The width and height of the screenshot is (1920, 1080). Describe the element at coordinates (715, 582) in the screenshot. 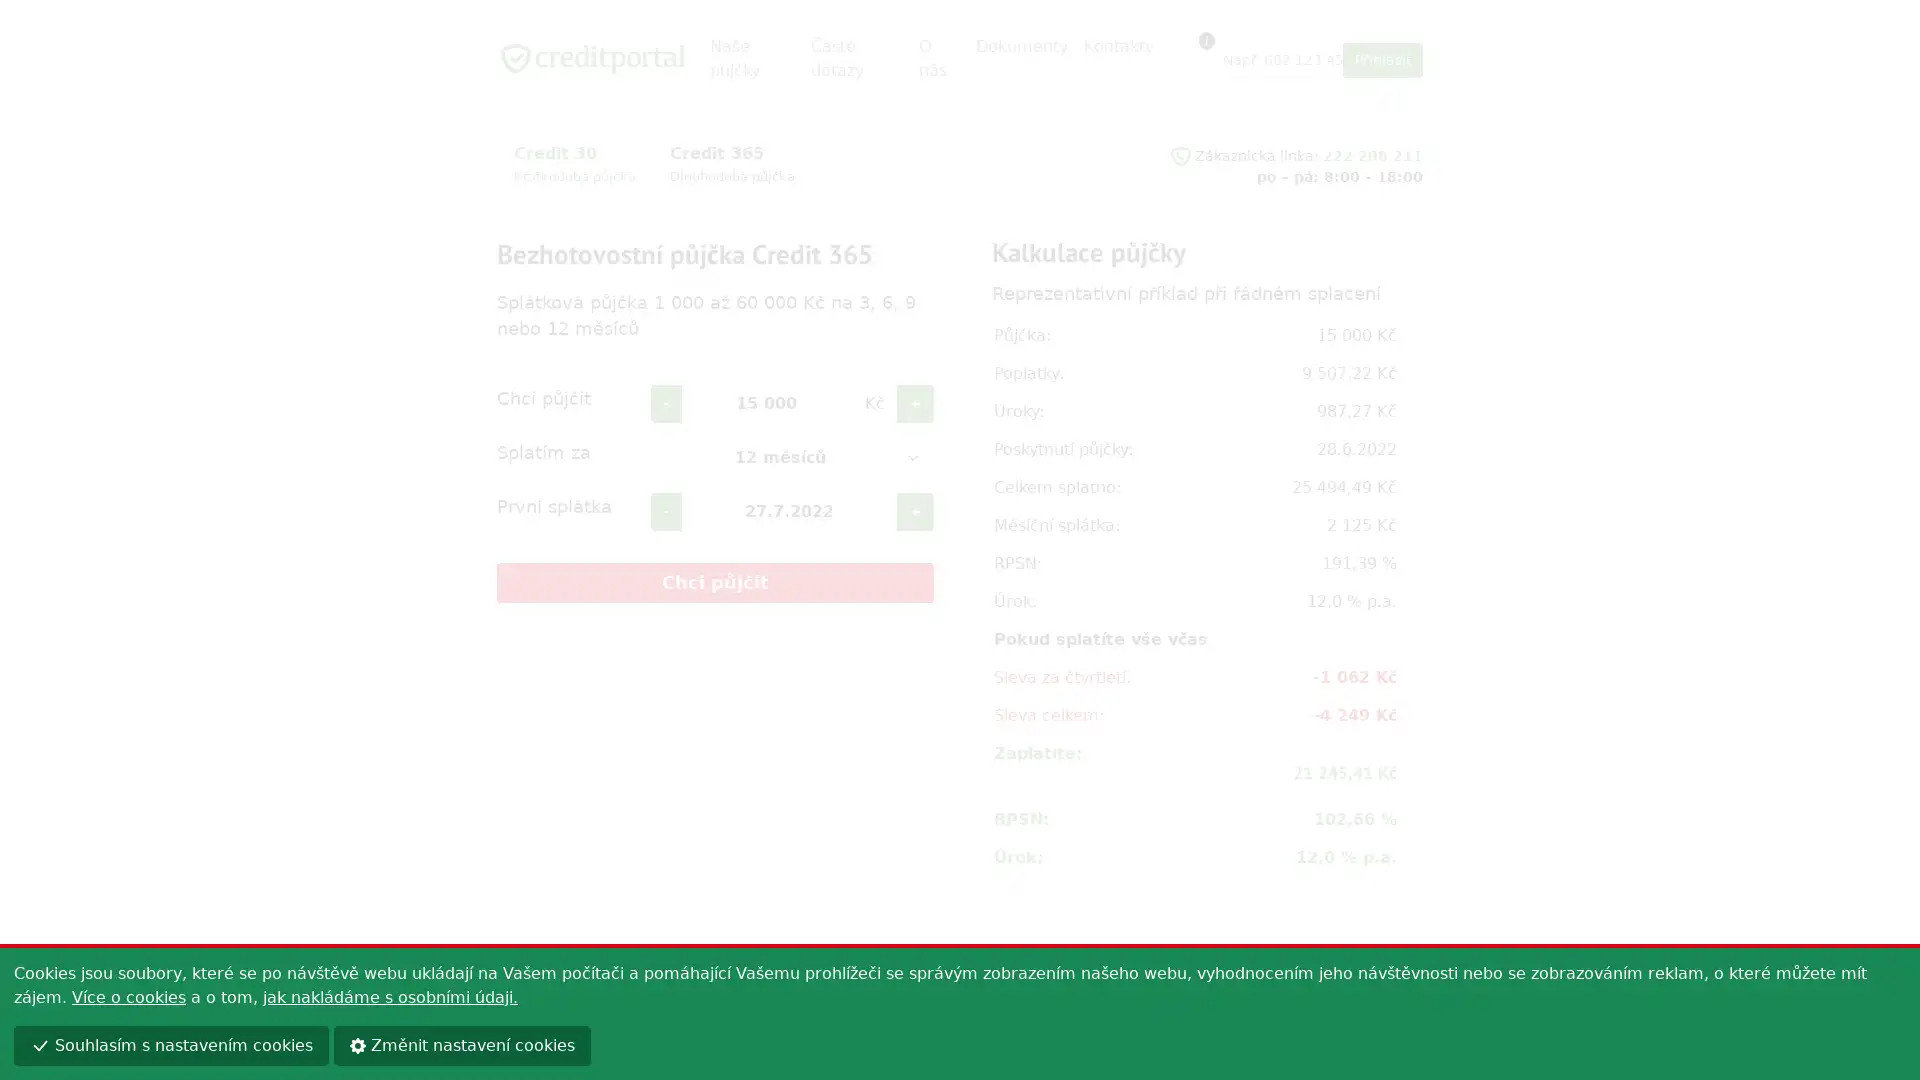

I see `Chci pujcit` at that location.